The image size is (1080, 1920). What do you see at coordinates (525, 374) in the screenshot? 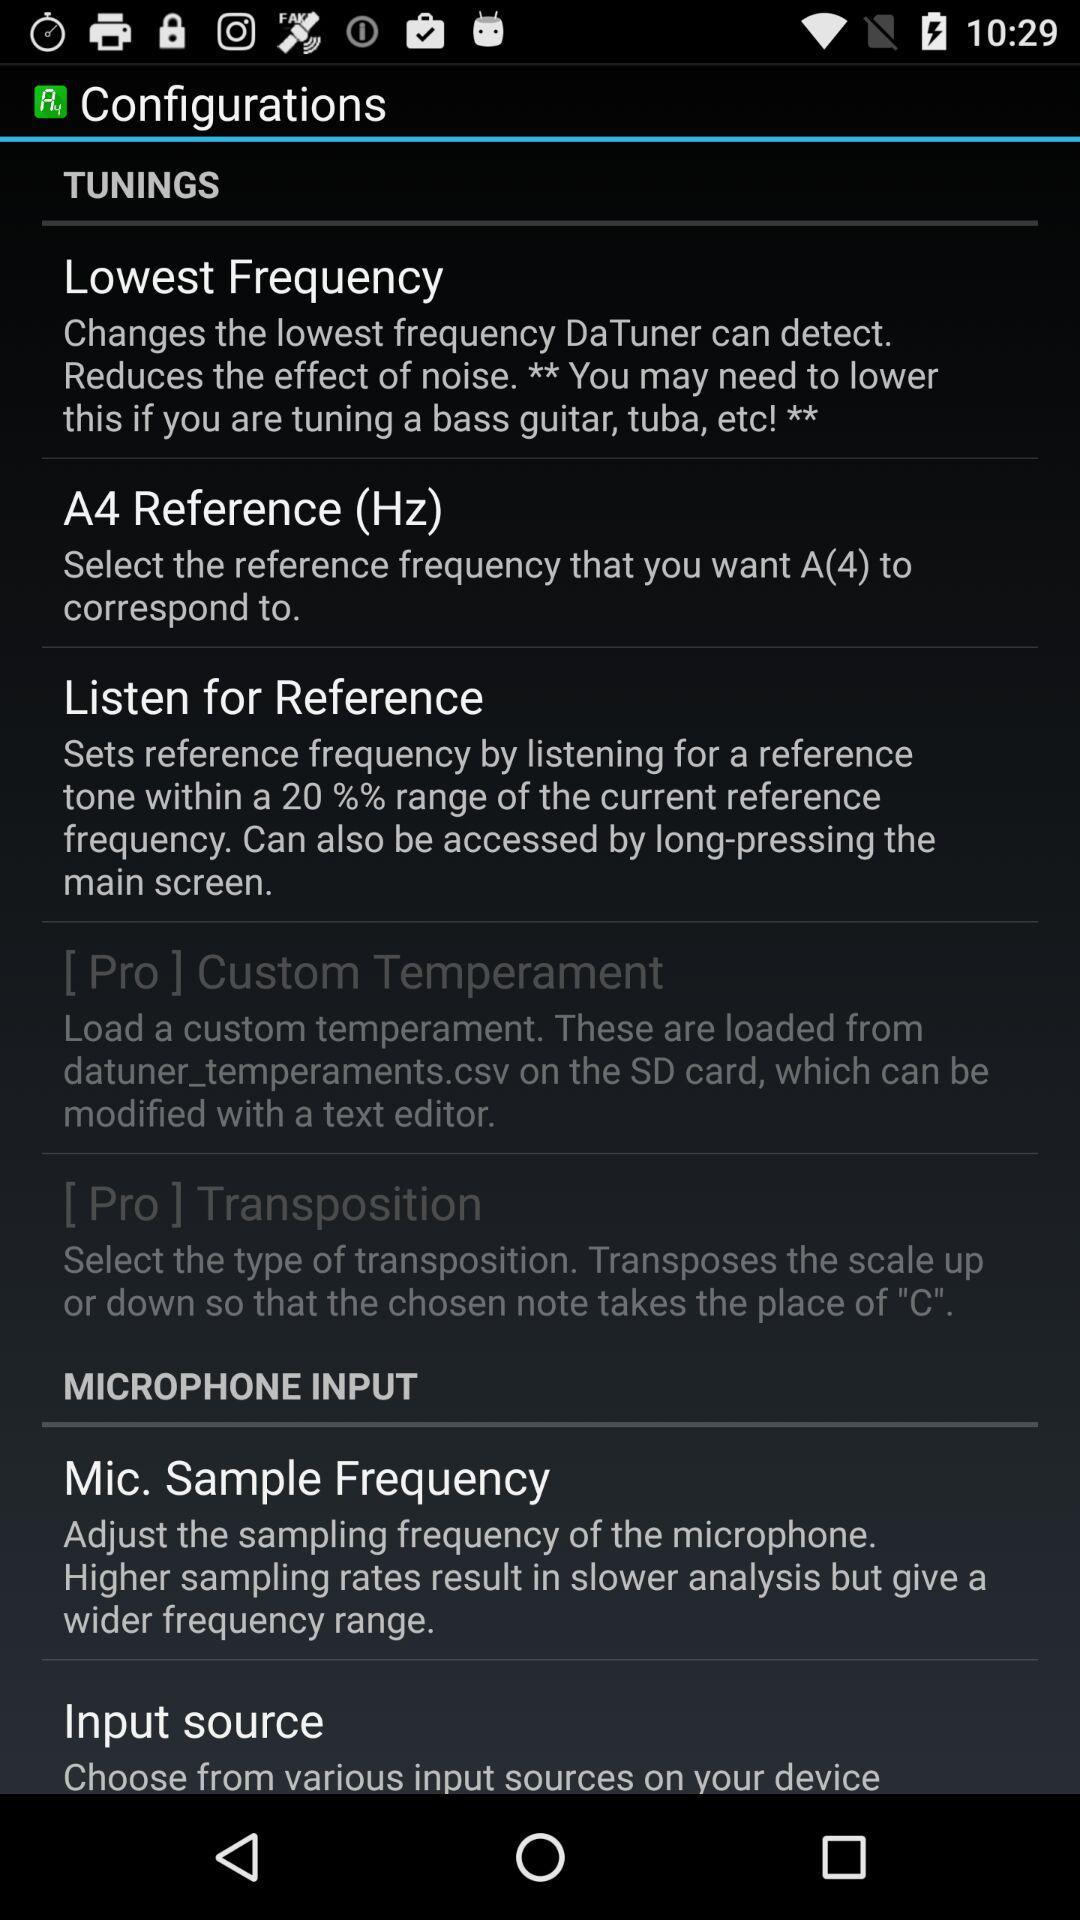
I see `the icon below the lowest frequency item` at bounding box center [525, 374].